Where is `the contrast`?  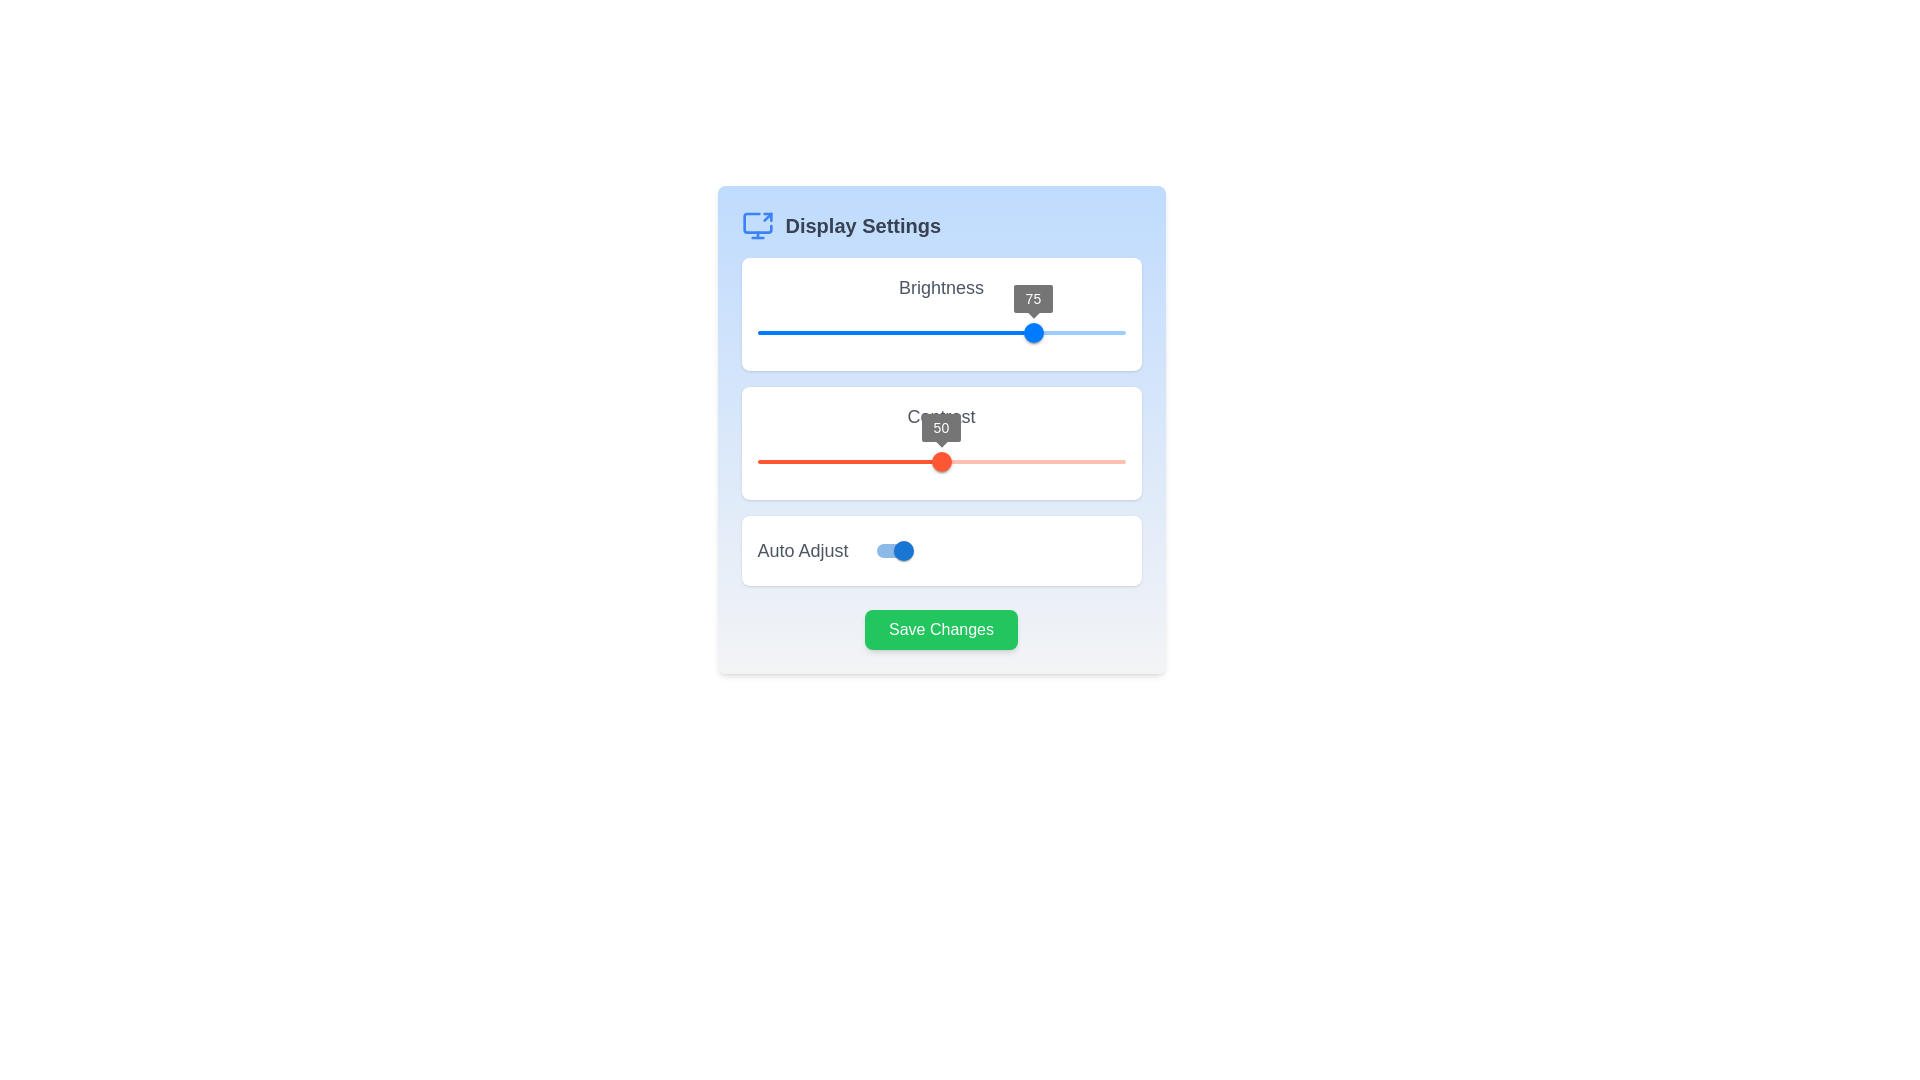 the contrast is located at coordinates (940, 462).